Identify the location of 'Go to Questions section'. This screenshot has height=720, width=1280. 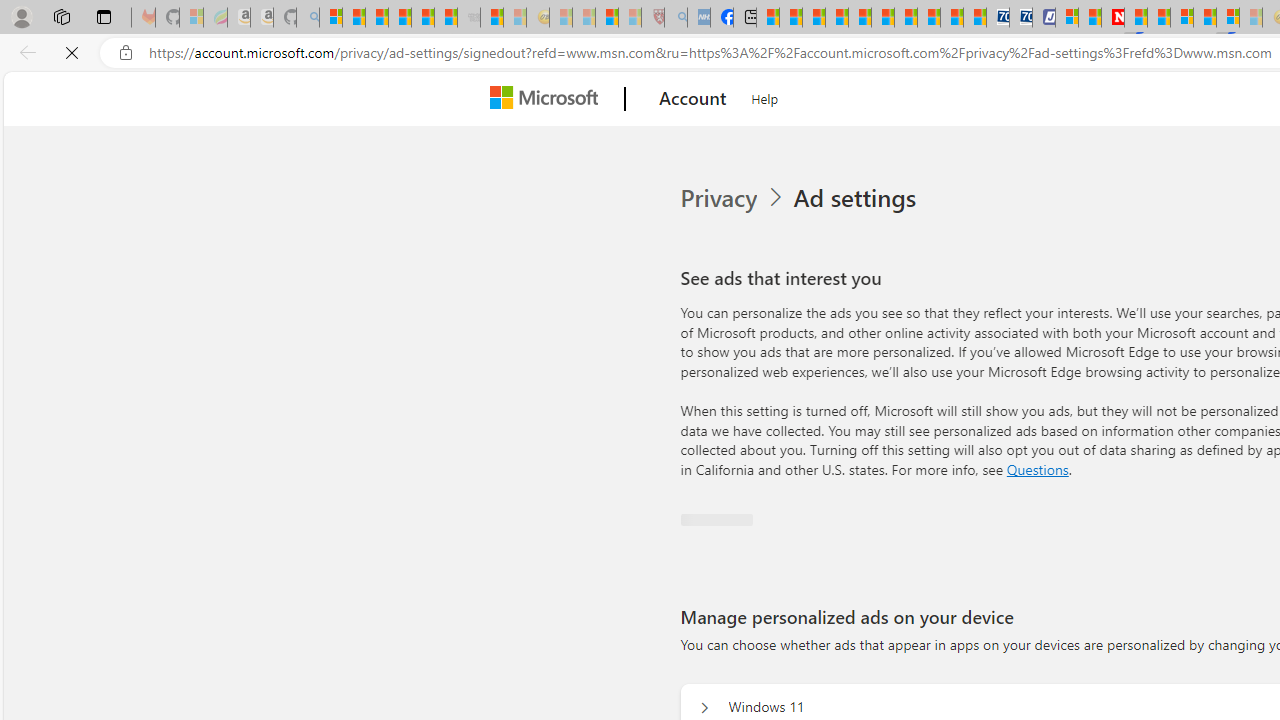
(1037, 469).